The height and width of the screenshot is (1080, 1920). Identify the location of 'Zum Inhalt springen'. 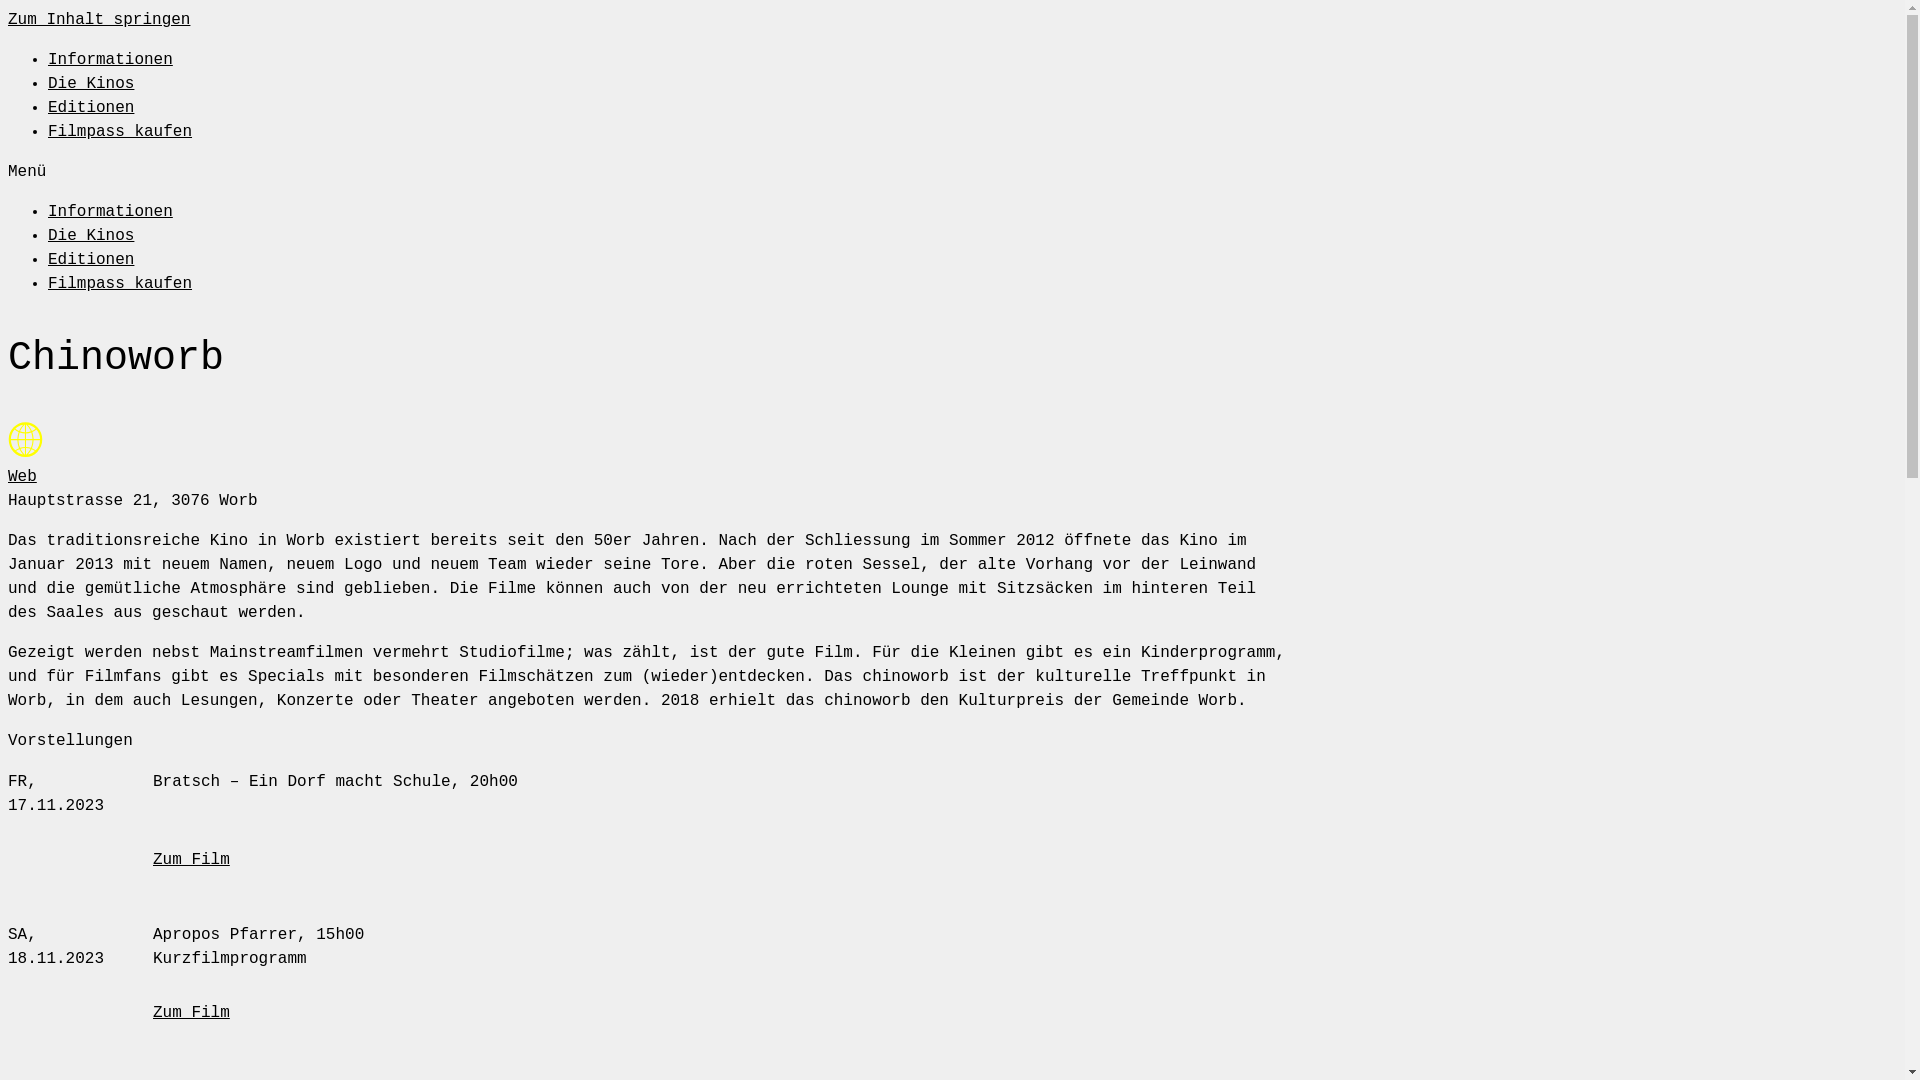
(98, 19).